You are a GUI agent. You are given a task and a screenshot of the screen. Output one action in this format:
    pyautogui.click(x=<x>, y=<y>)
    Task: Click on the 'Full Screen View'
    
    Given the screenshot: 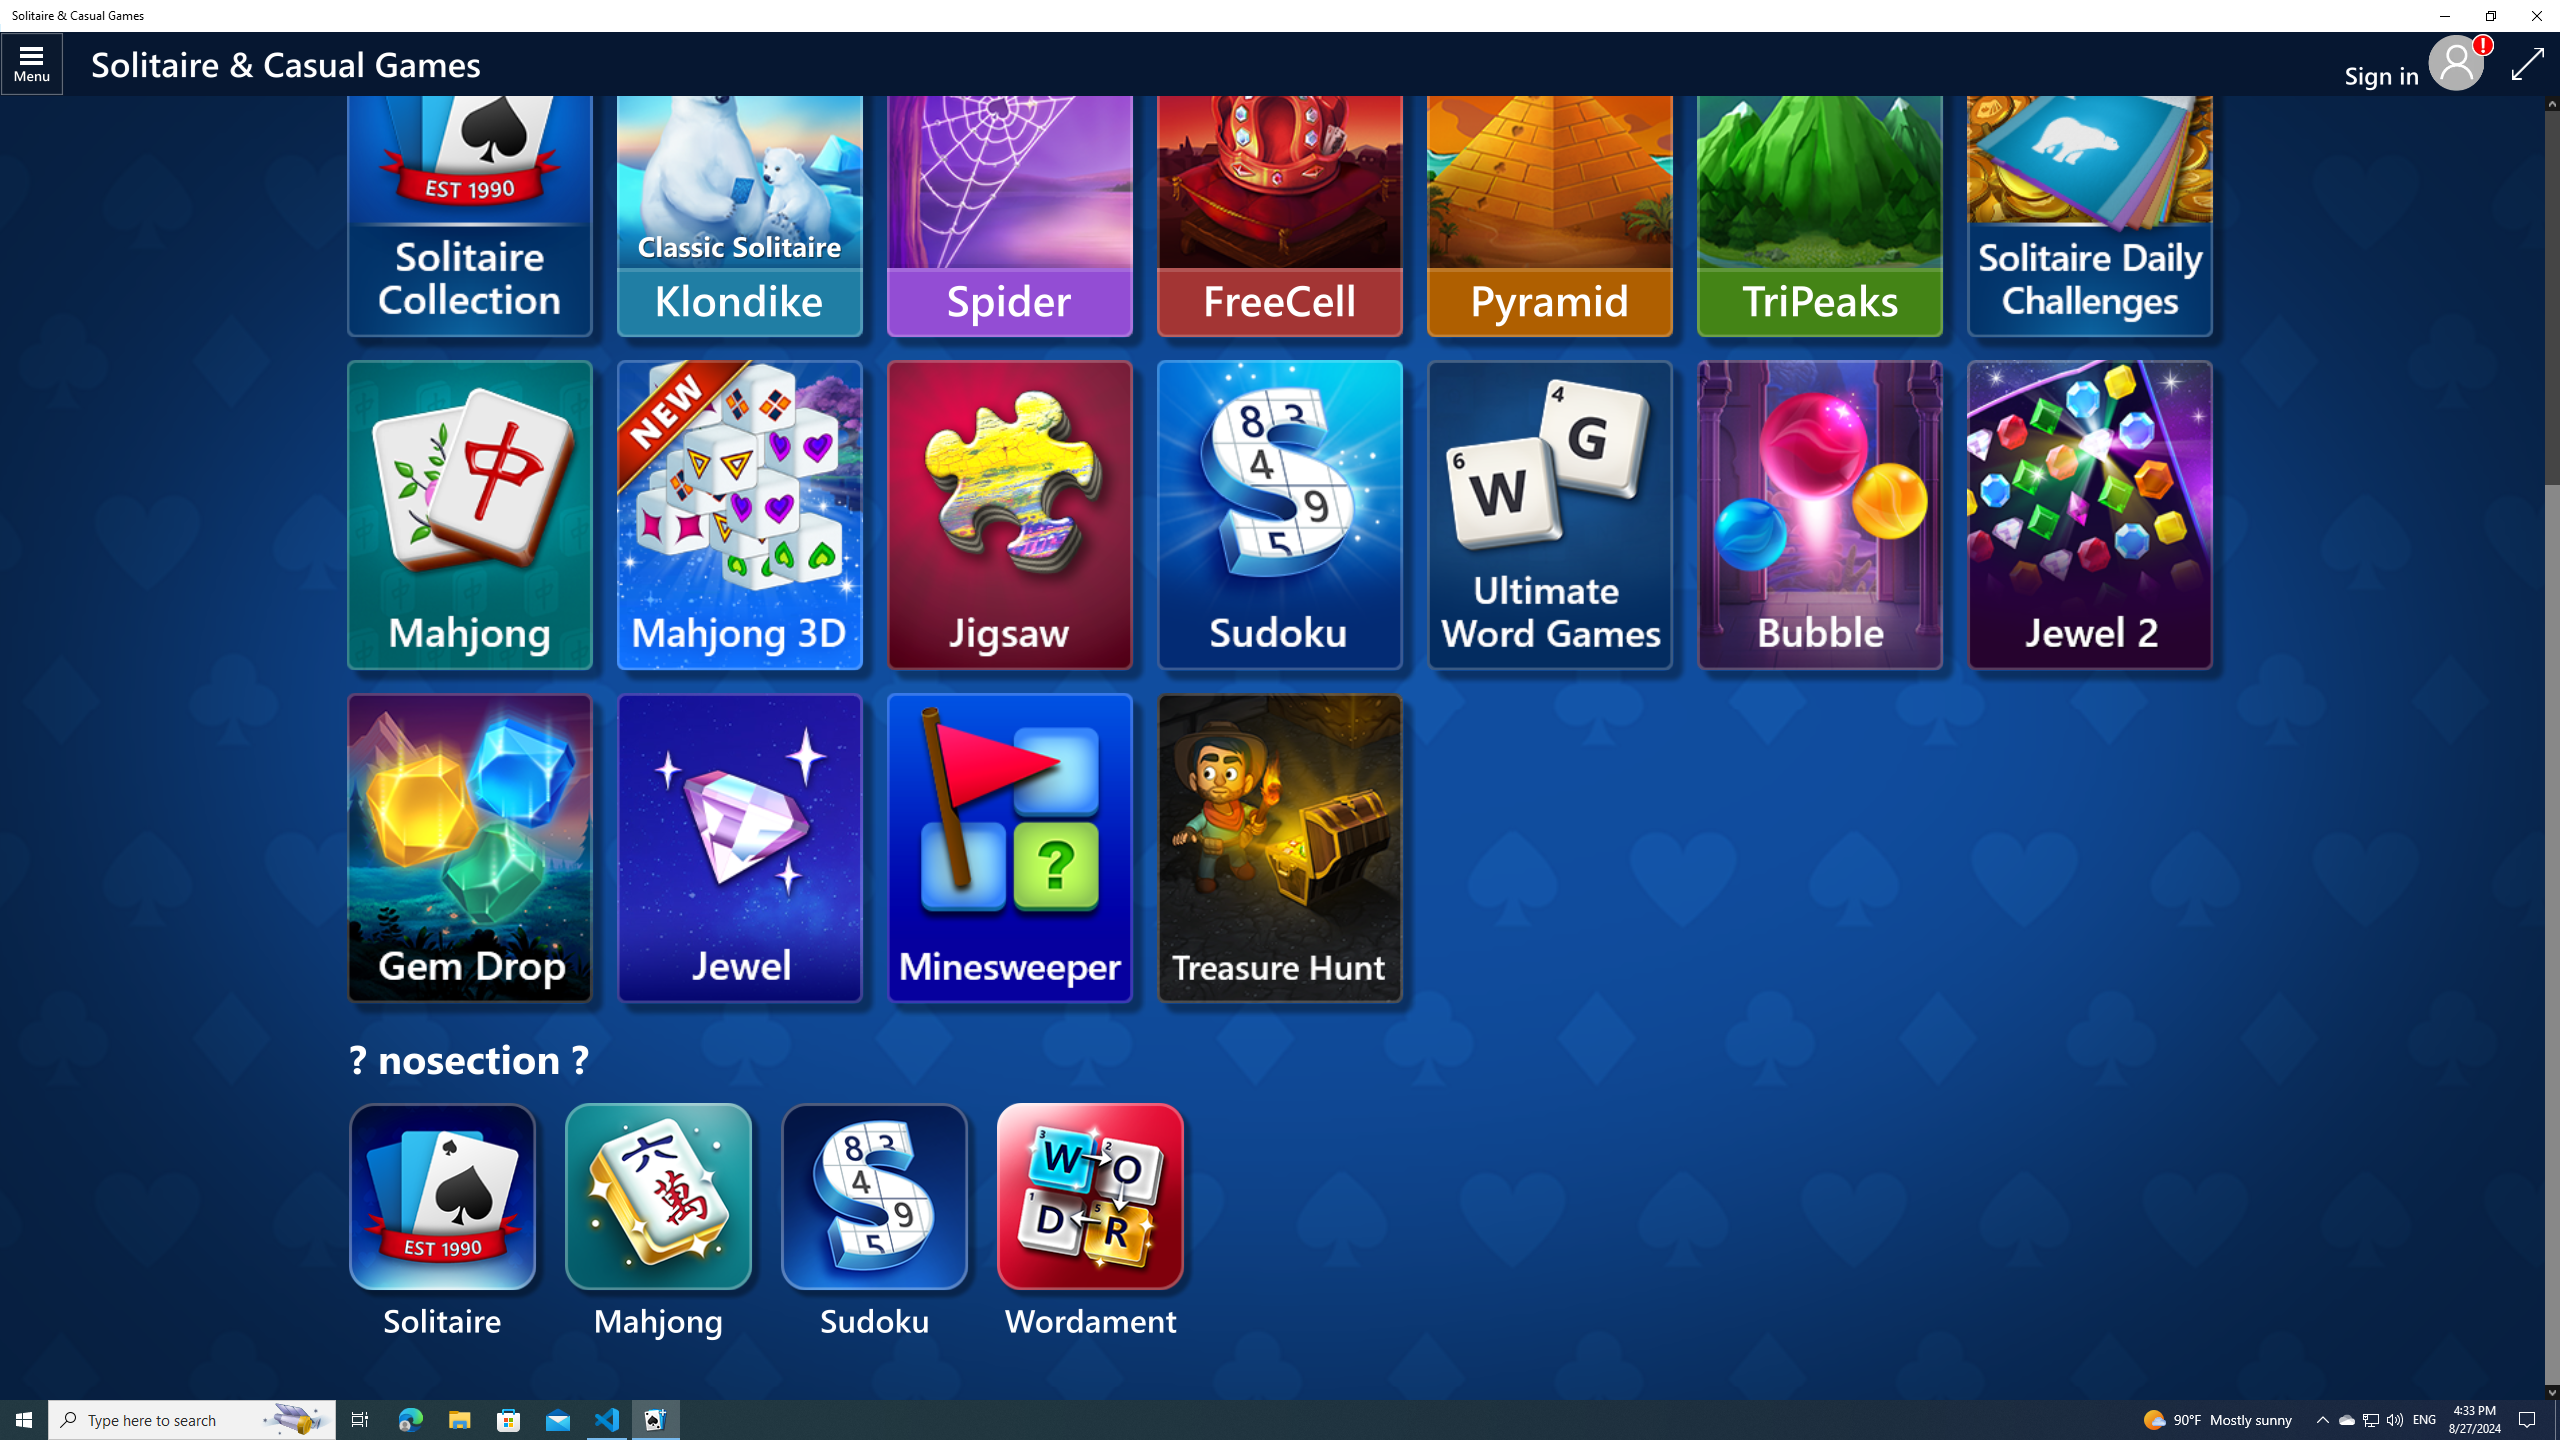 What is the action you would take?
    pyautogui.click(x=2527, y=64)
    